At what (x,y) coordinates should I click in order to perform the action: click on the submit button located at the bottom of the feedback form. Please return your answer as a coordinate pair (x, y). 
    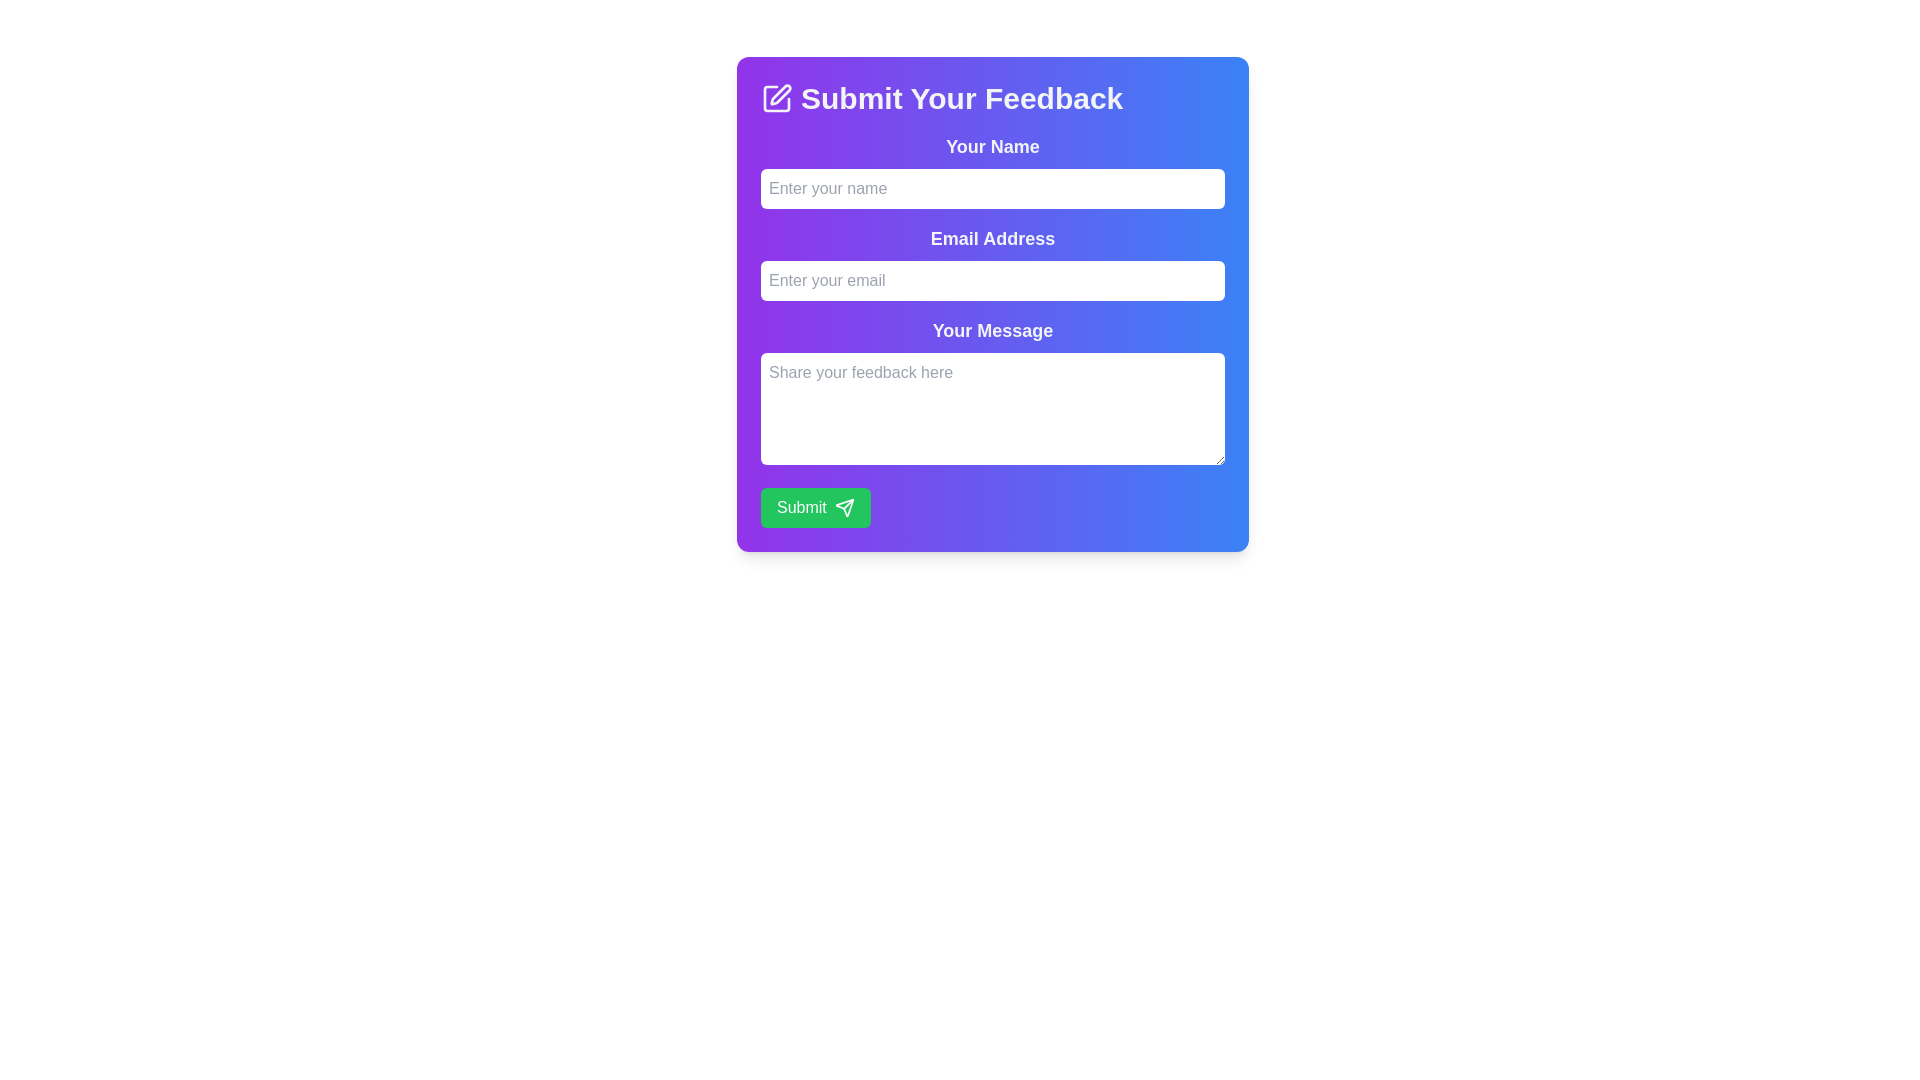
    Looking at the image, I should click on (815, 507).